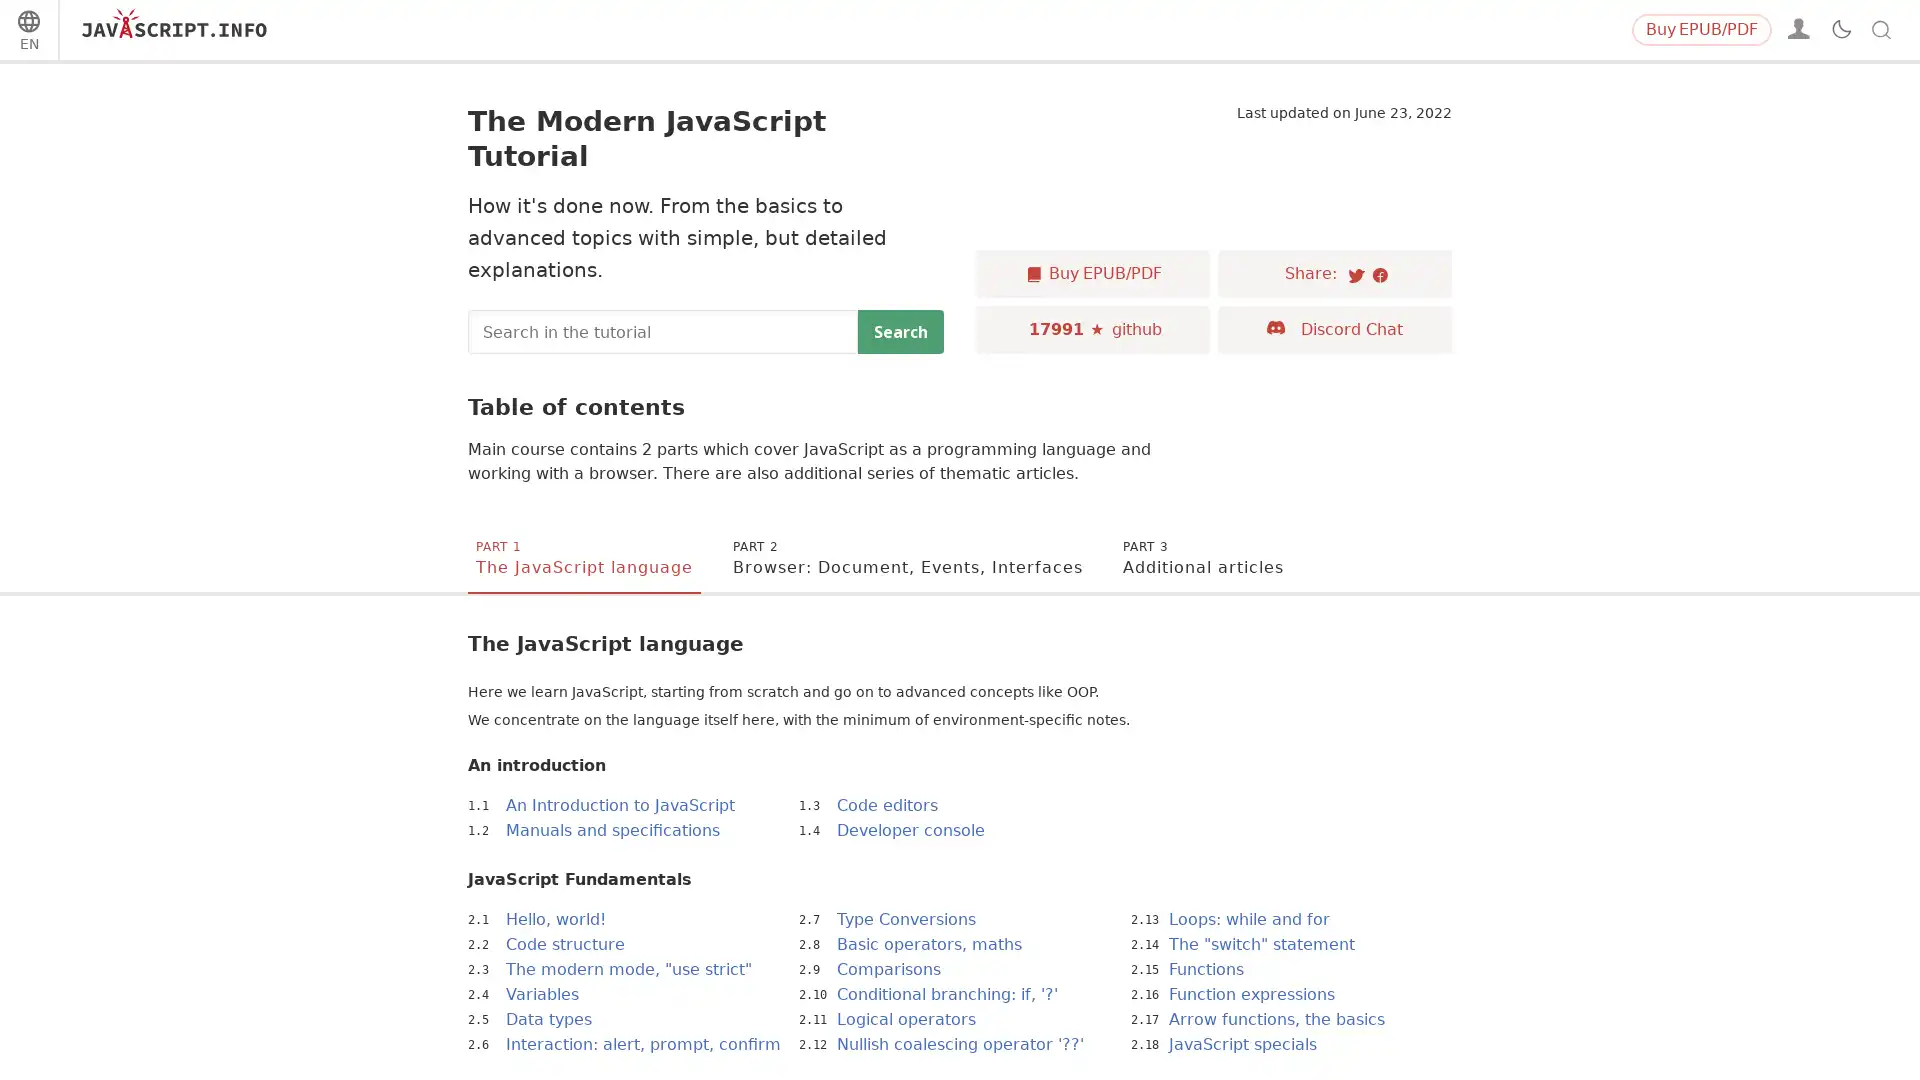 This screenshot has width=1920, height=1080. Describe the element at coordinates (900, 330) in the screenshot. I see `Search` at that location.